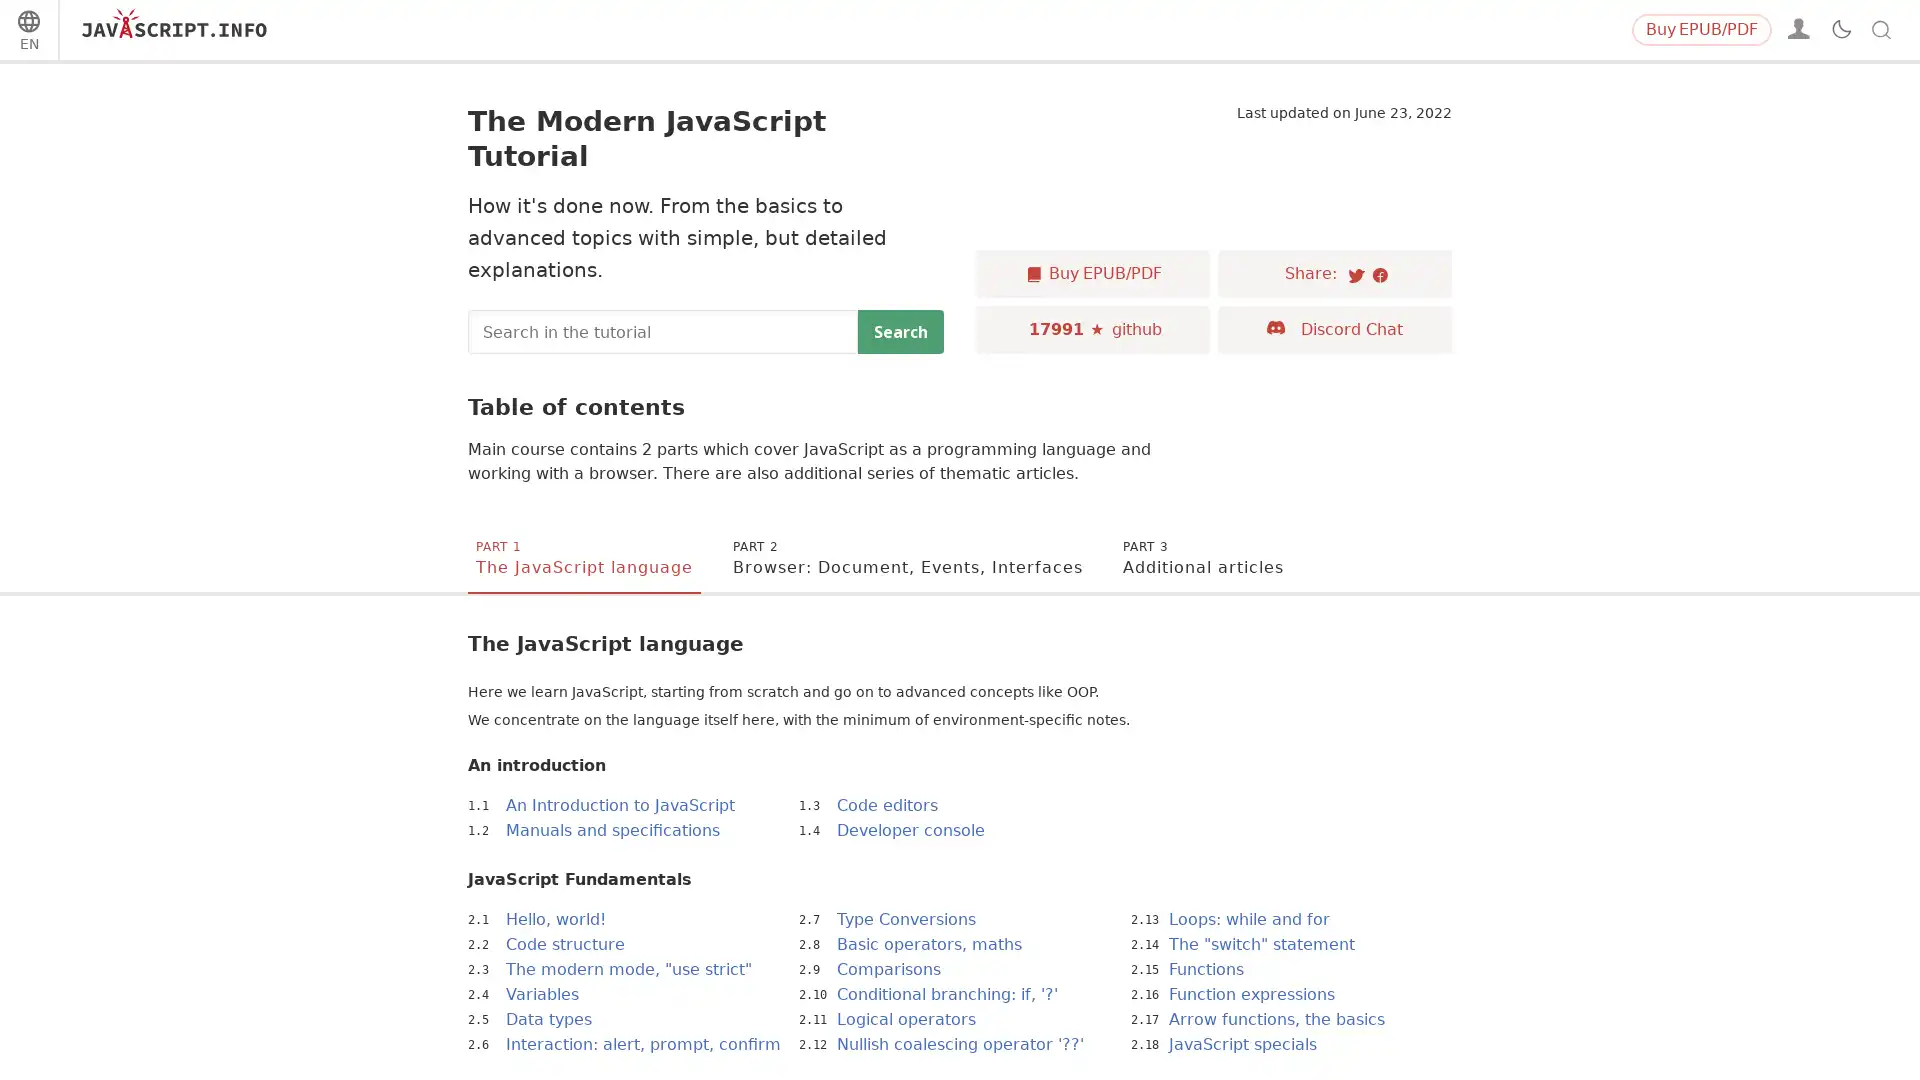 This screenshot has width=1920, height=1080. Describe the element at coordinates (900, 330) in the screenshot. I see `Search` at that location.